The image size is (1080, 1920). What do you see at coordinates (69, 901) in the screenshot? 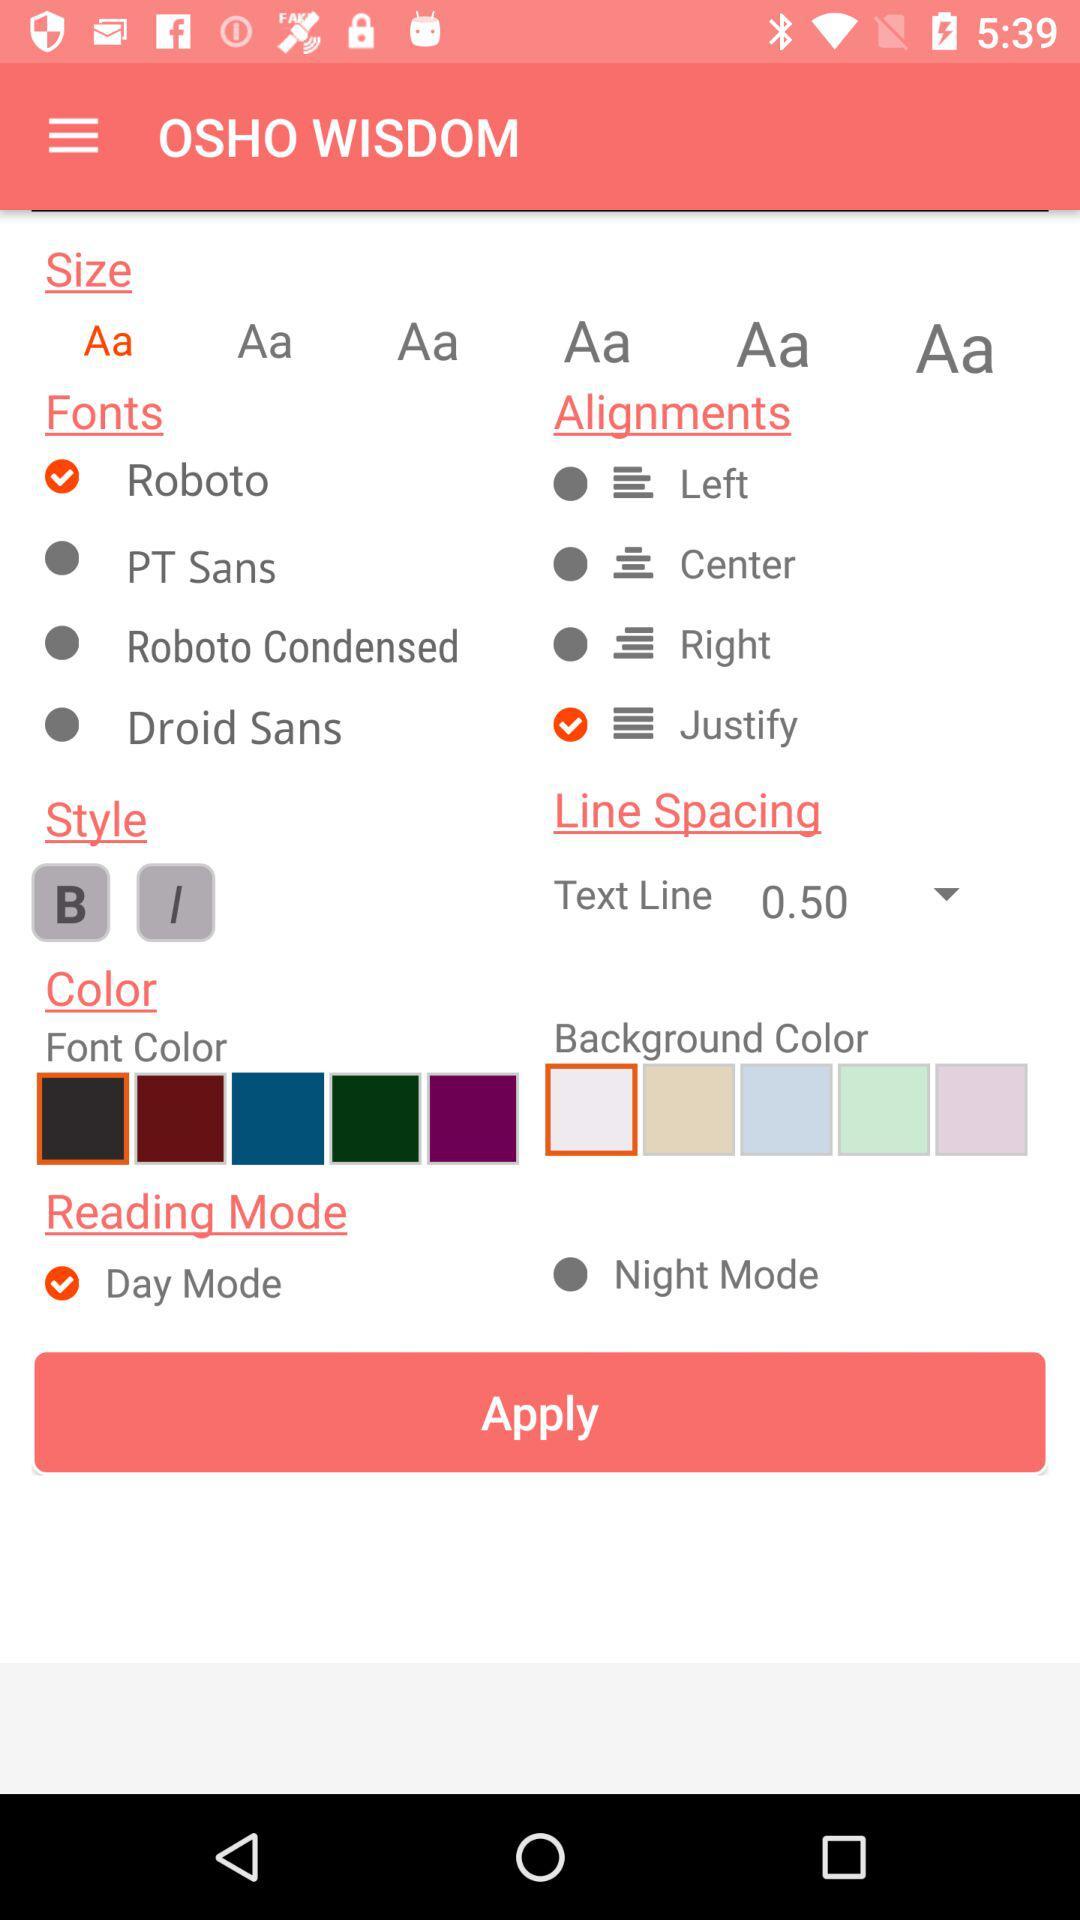
I see `the item to the left of i icon` at bounding box center [69, 901].